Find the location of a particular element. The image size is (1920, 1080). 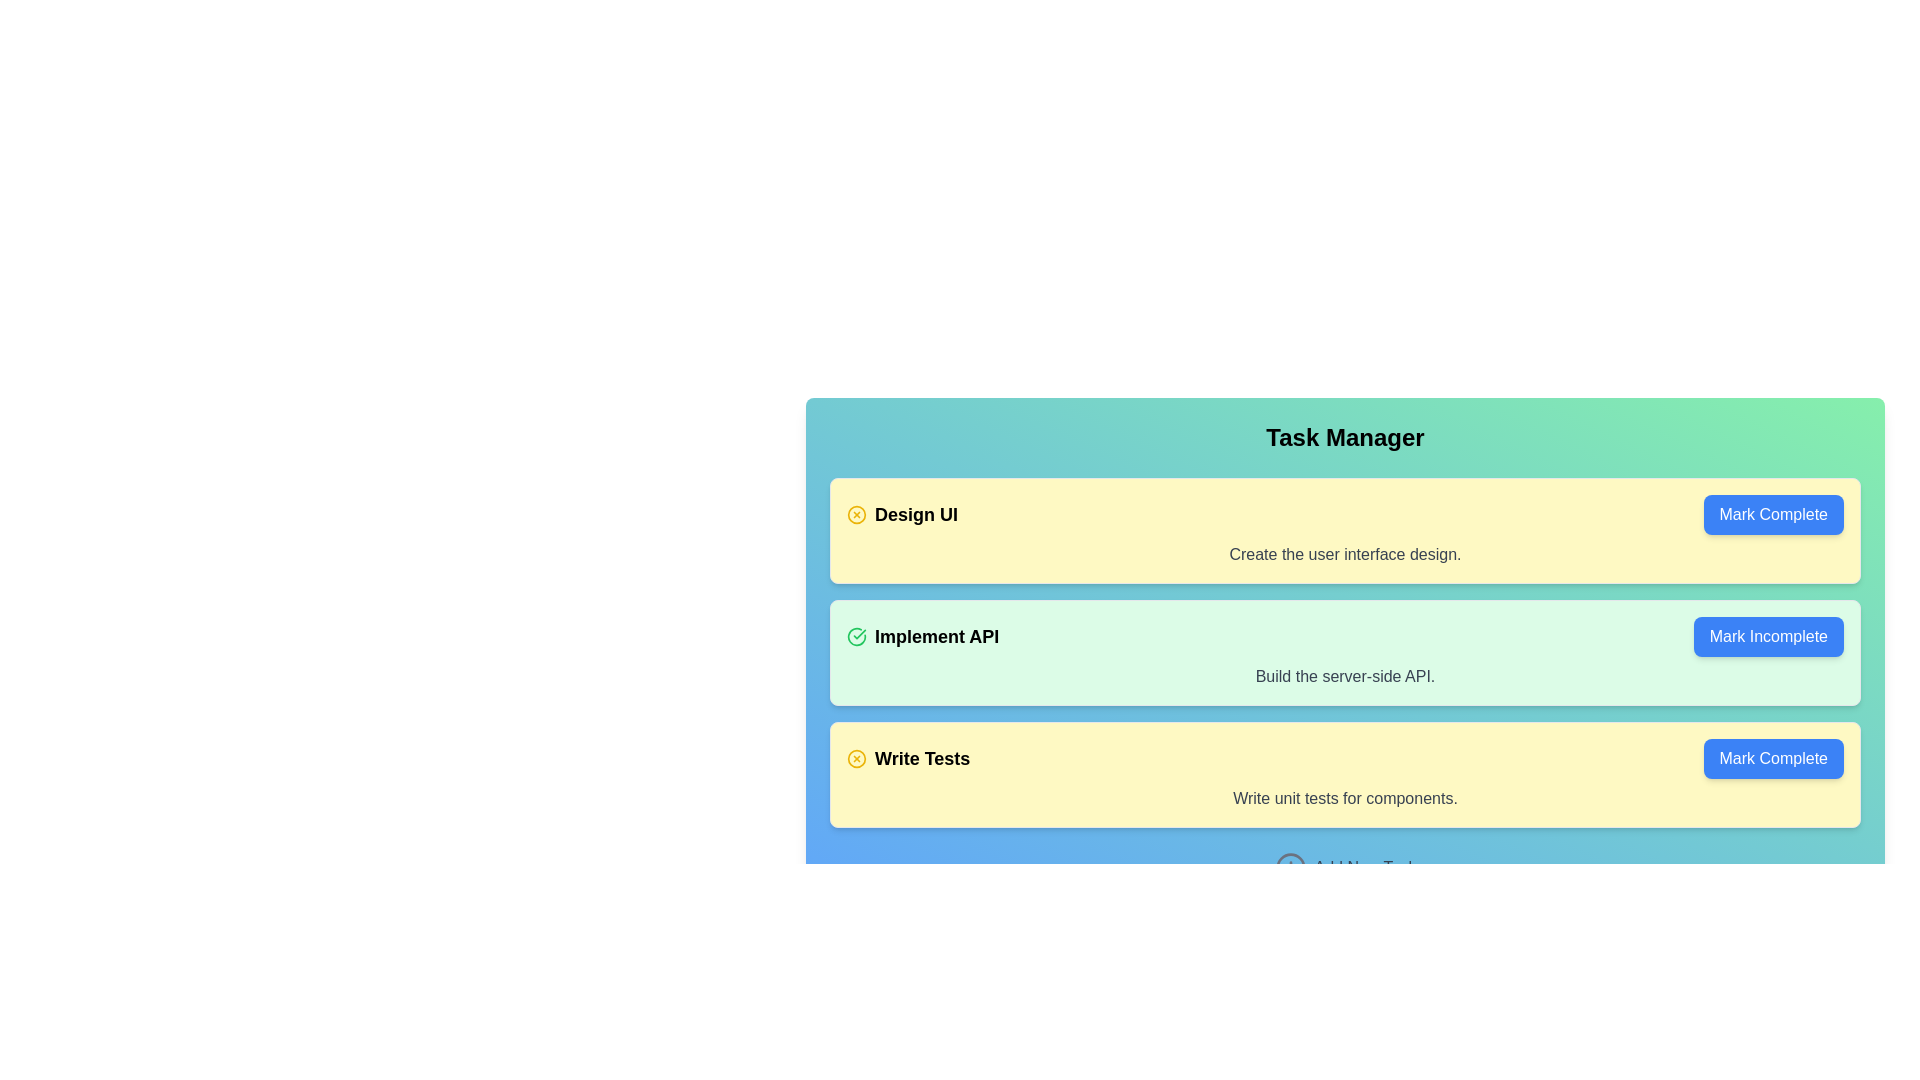

the status icon indicating task completion for the 'Implement API' task item, located on the left side of the list is located at coordinates (857, 636).